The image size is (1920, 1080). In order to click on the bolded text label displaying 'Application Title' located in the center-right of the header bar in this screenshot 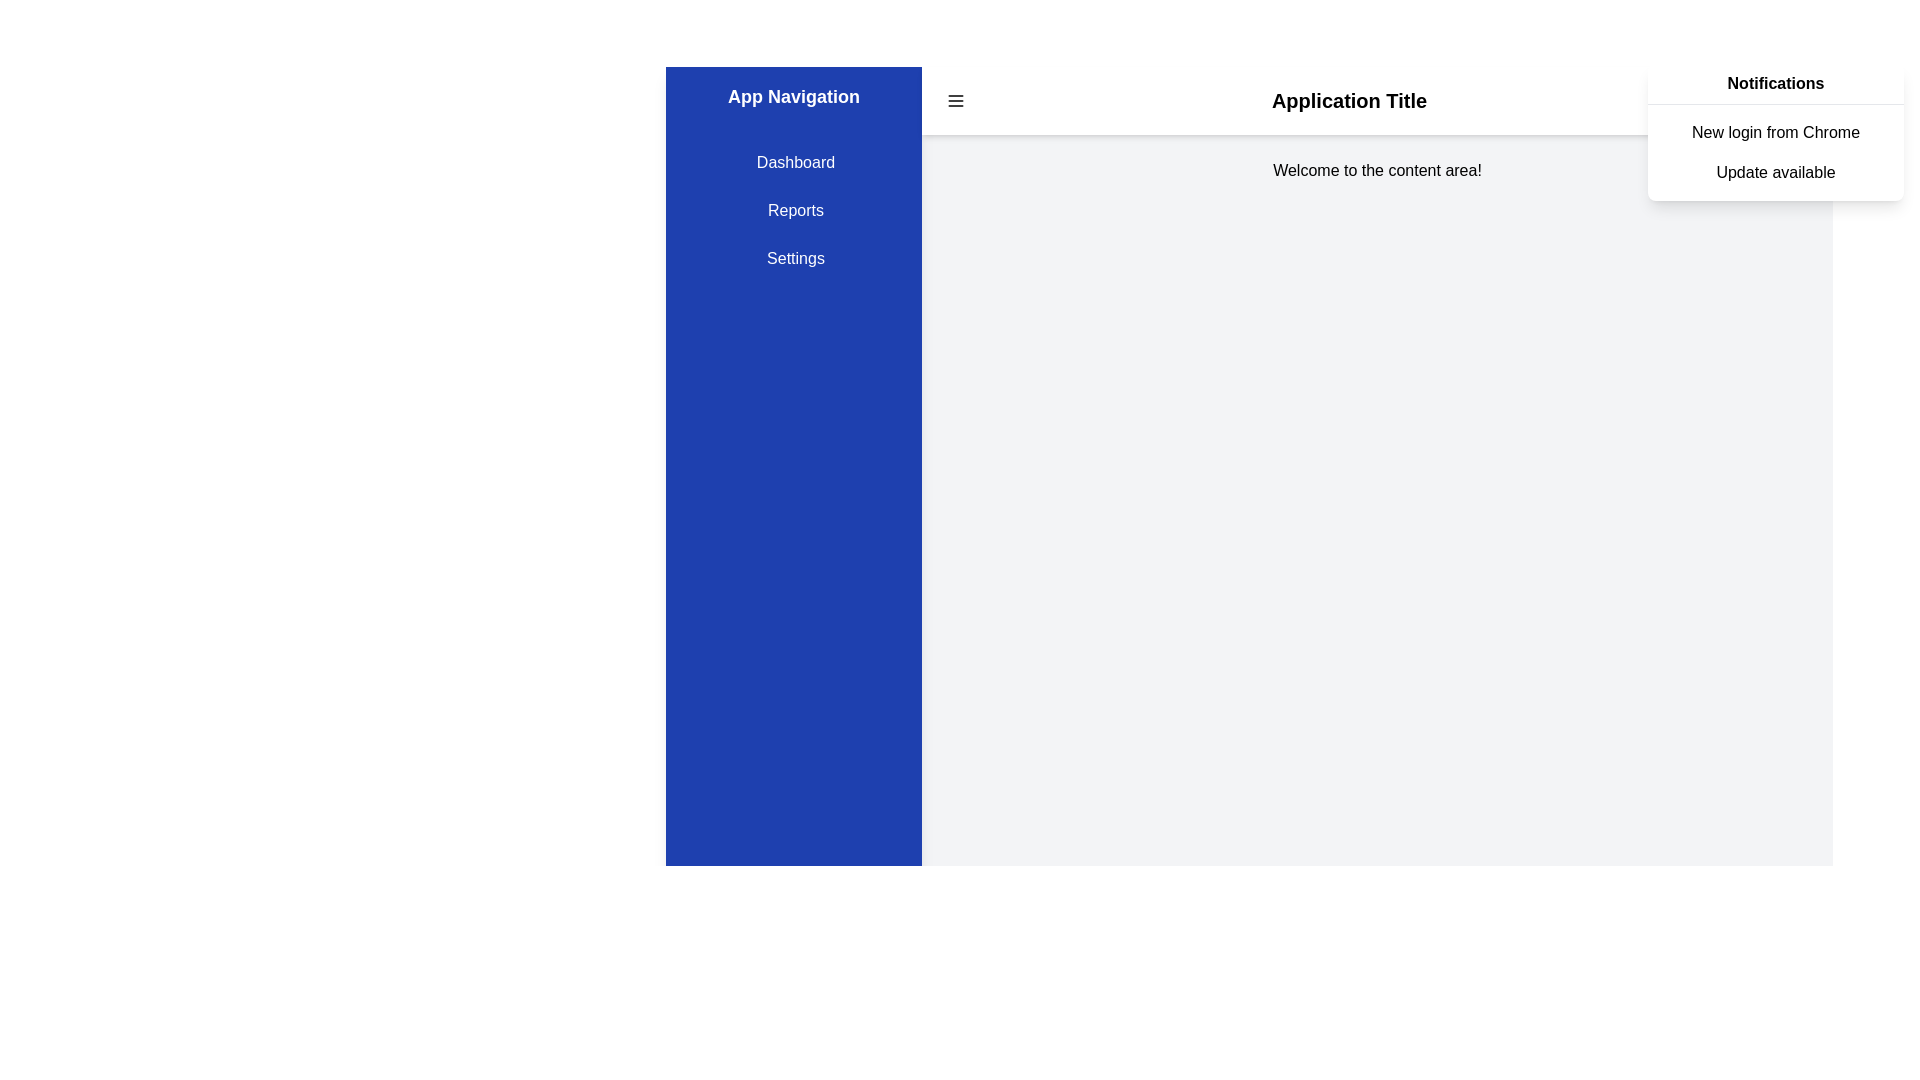, I will do `click(1349, 100)`.